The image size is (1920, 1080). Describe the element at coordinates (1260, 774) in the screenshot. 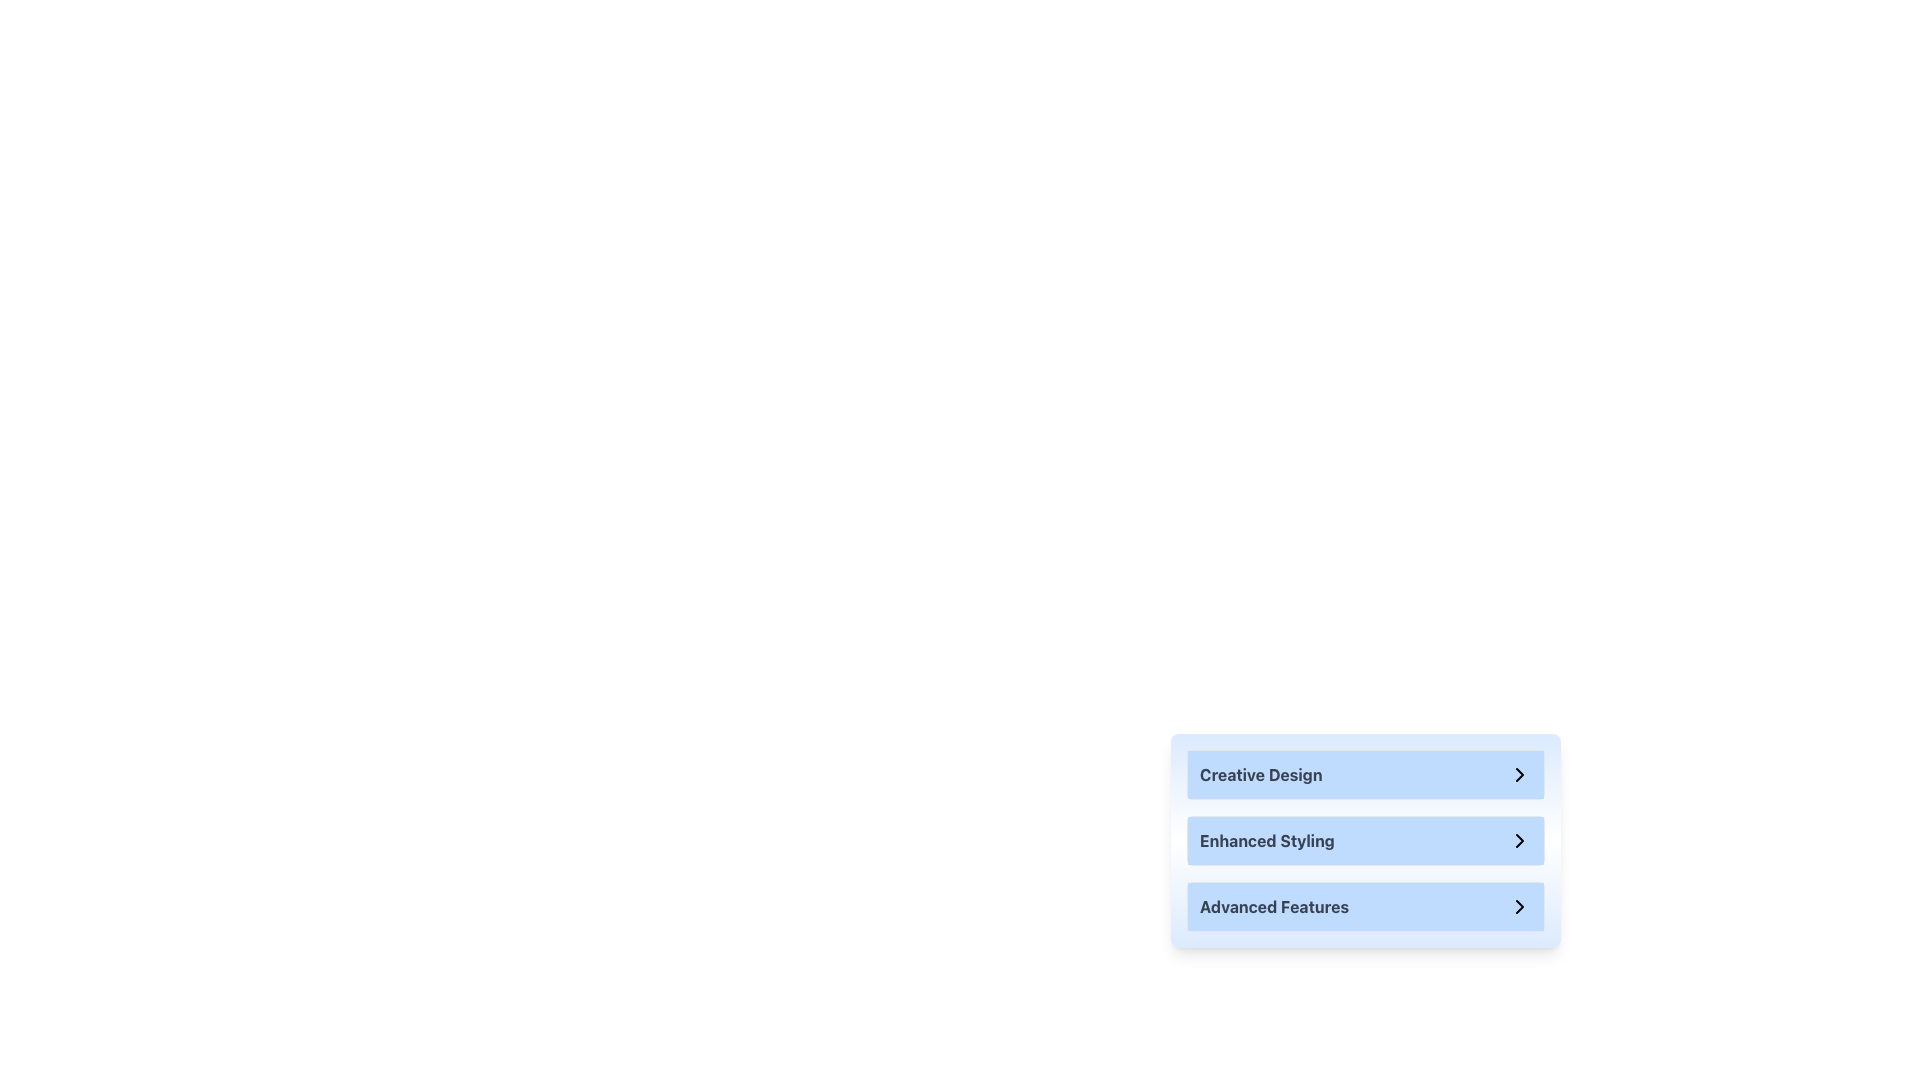

I see `the 'Creative Design' text label in the menu, which is located in the top row of a vertical stack of similar styled elements` at that location.